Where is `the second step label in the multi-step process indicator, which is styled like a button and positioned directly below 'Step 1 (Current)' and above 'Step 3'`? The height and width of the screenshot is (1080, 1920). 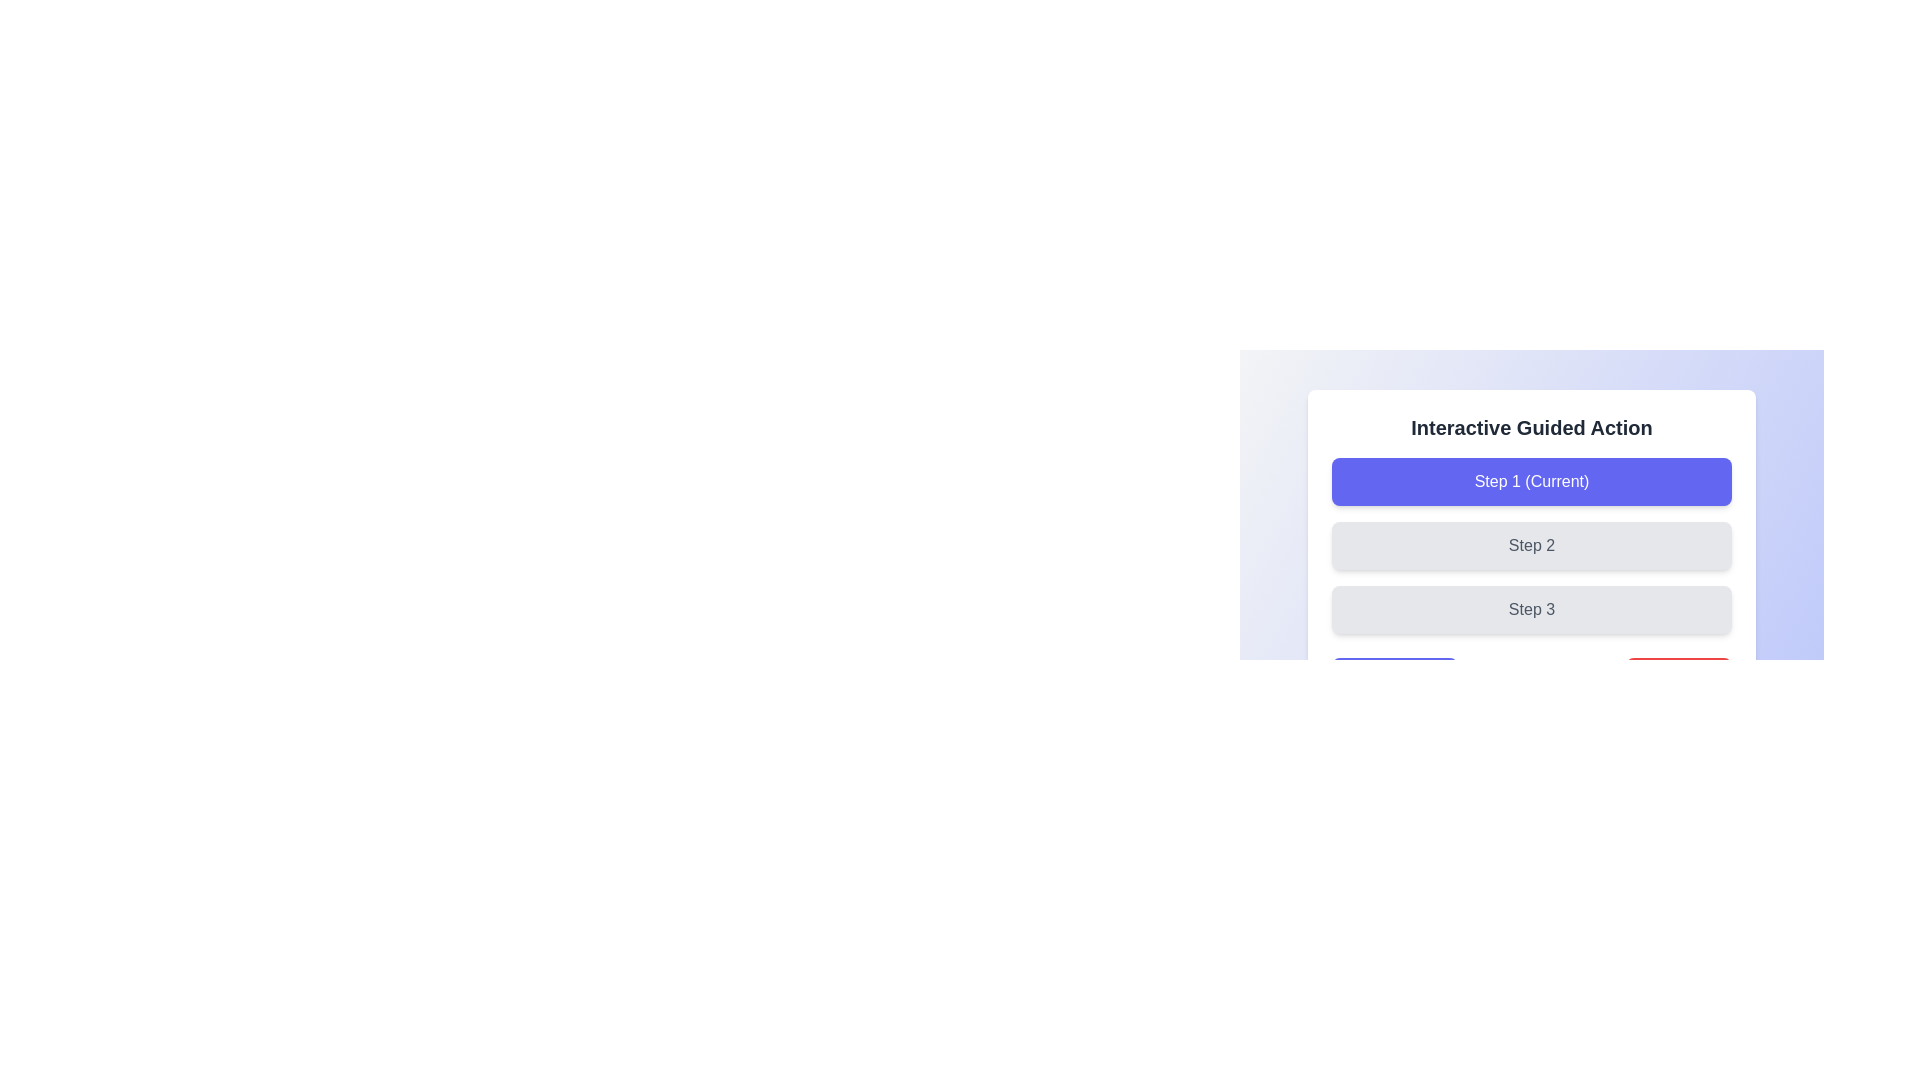 the second step label in the multi-step process indicator, which is styled like a button and positioned directly below 'Step 1 (Current)' and above 'Step 3' is located at coordinates (1530, 546).